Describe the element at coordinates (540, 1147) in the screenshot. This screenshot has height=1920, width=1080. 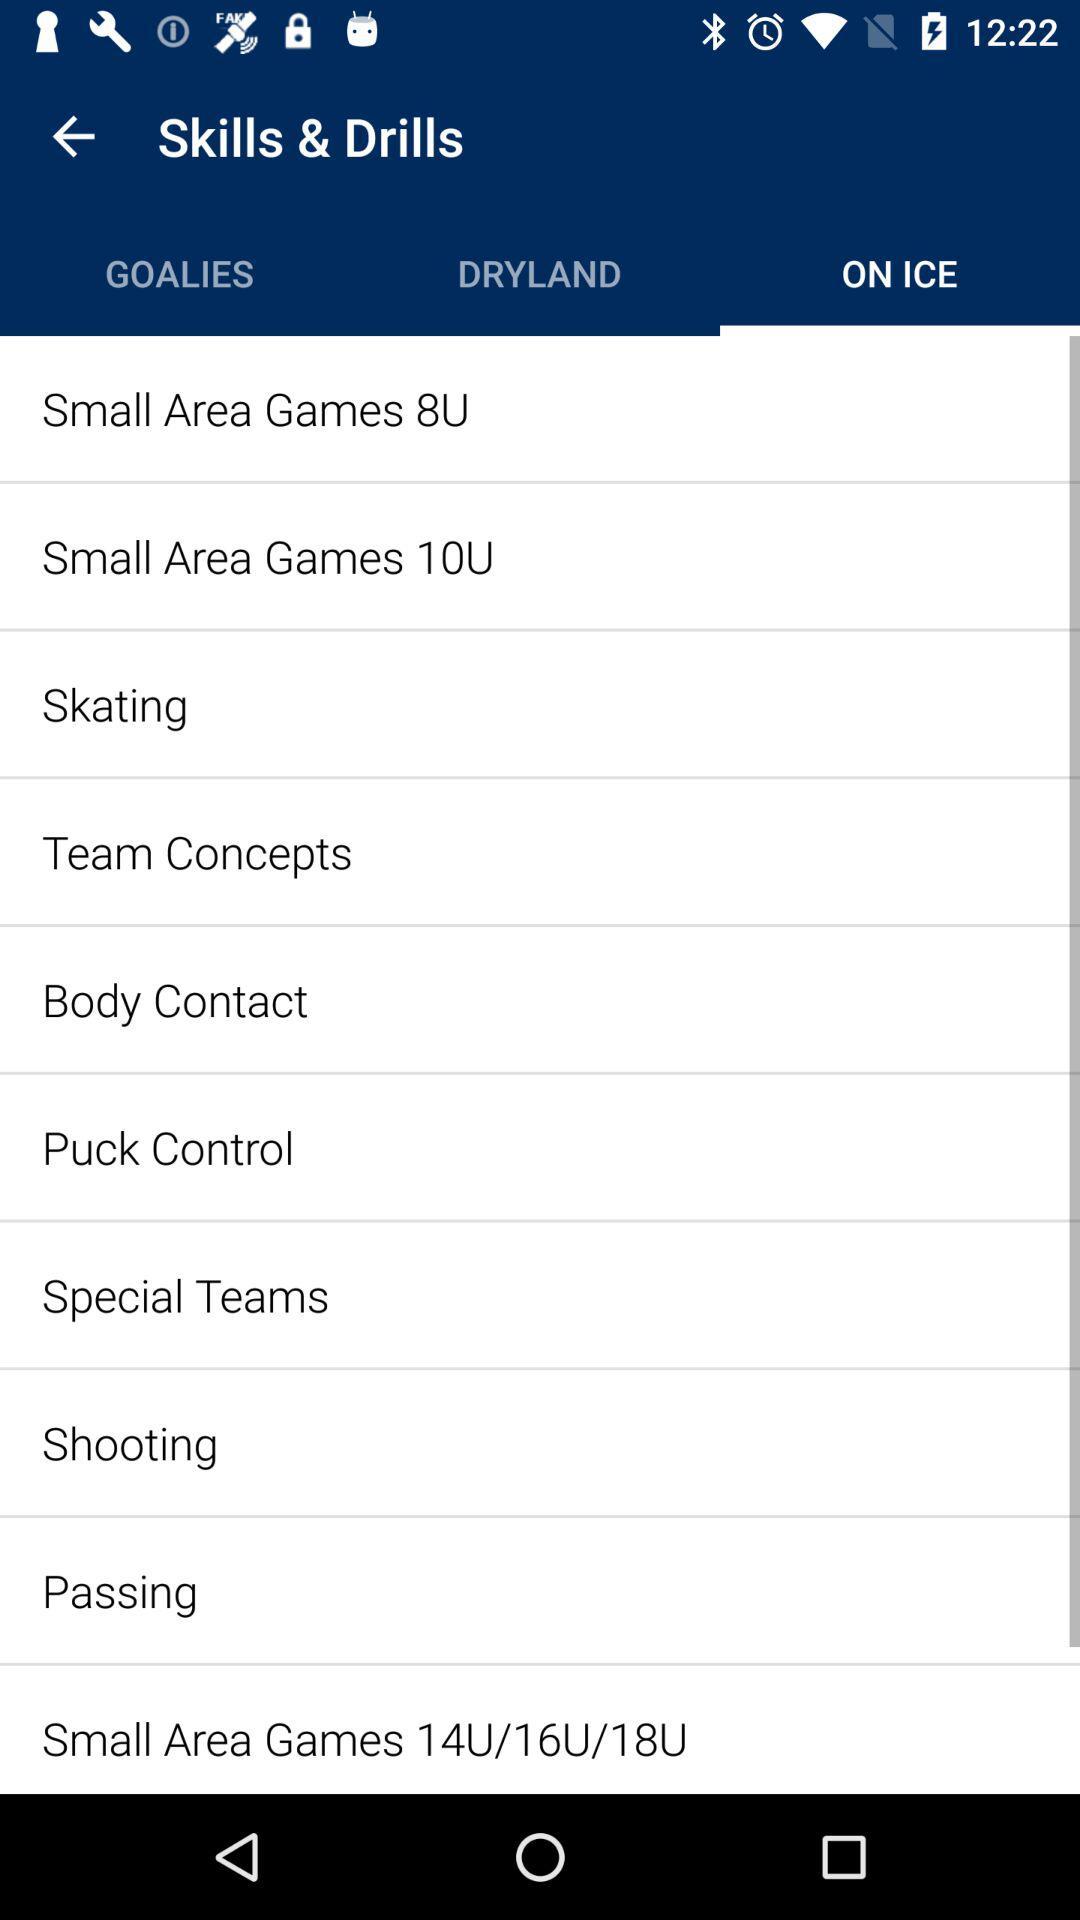
I see `puck control icon` at that location.